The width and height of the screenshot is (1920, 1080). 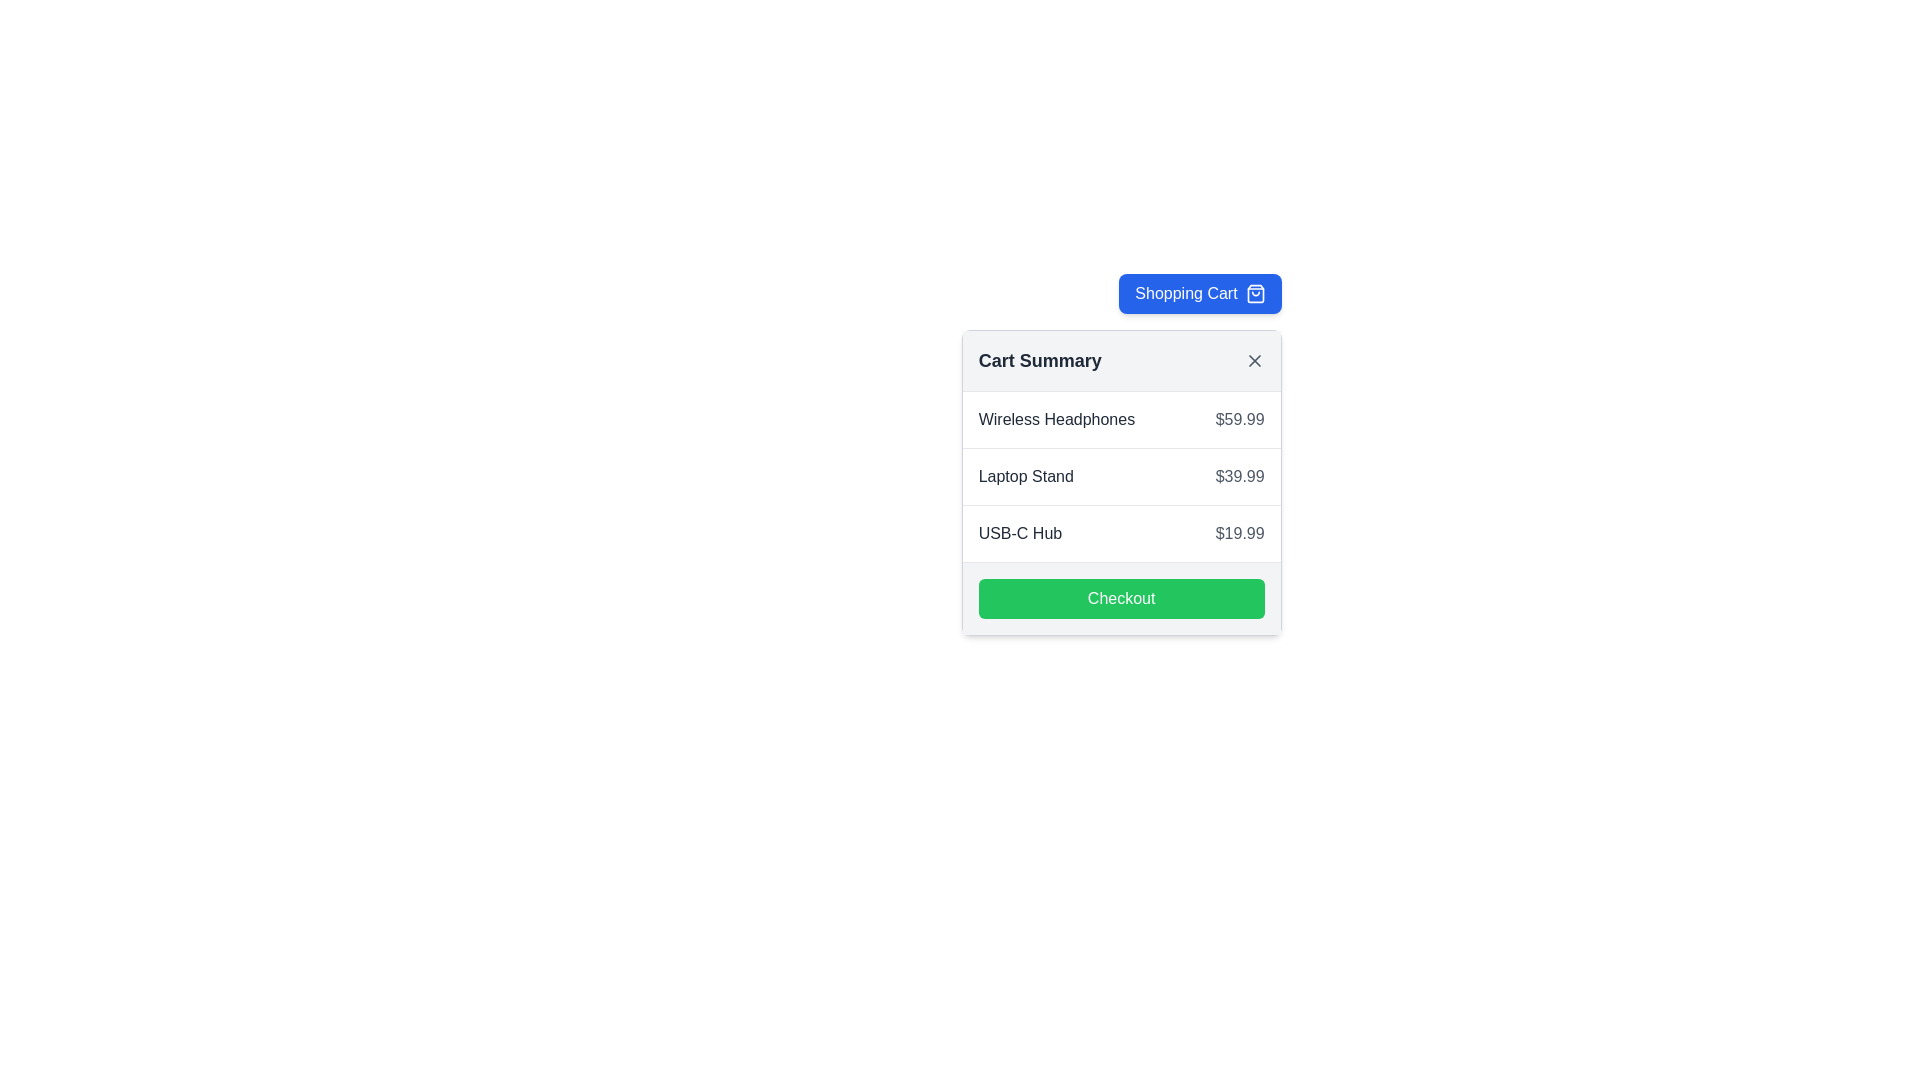 What do you see at coordinates (1239, 477) in the screenshot?
I see `the Text Label displaying the price of the item next to 'Laptop Stand' in the shopping cart list` at bounding box center [1239, 477].